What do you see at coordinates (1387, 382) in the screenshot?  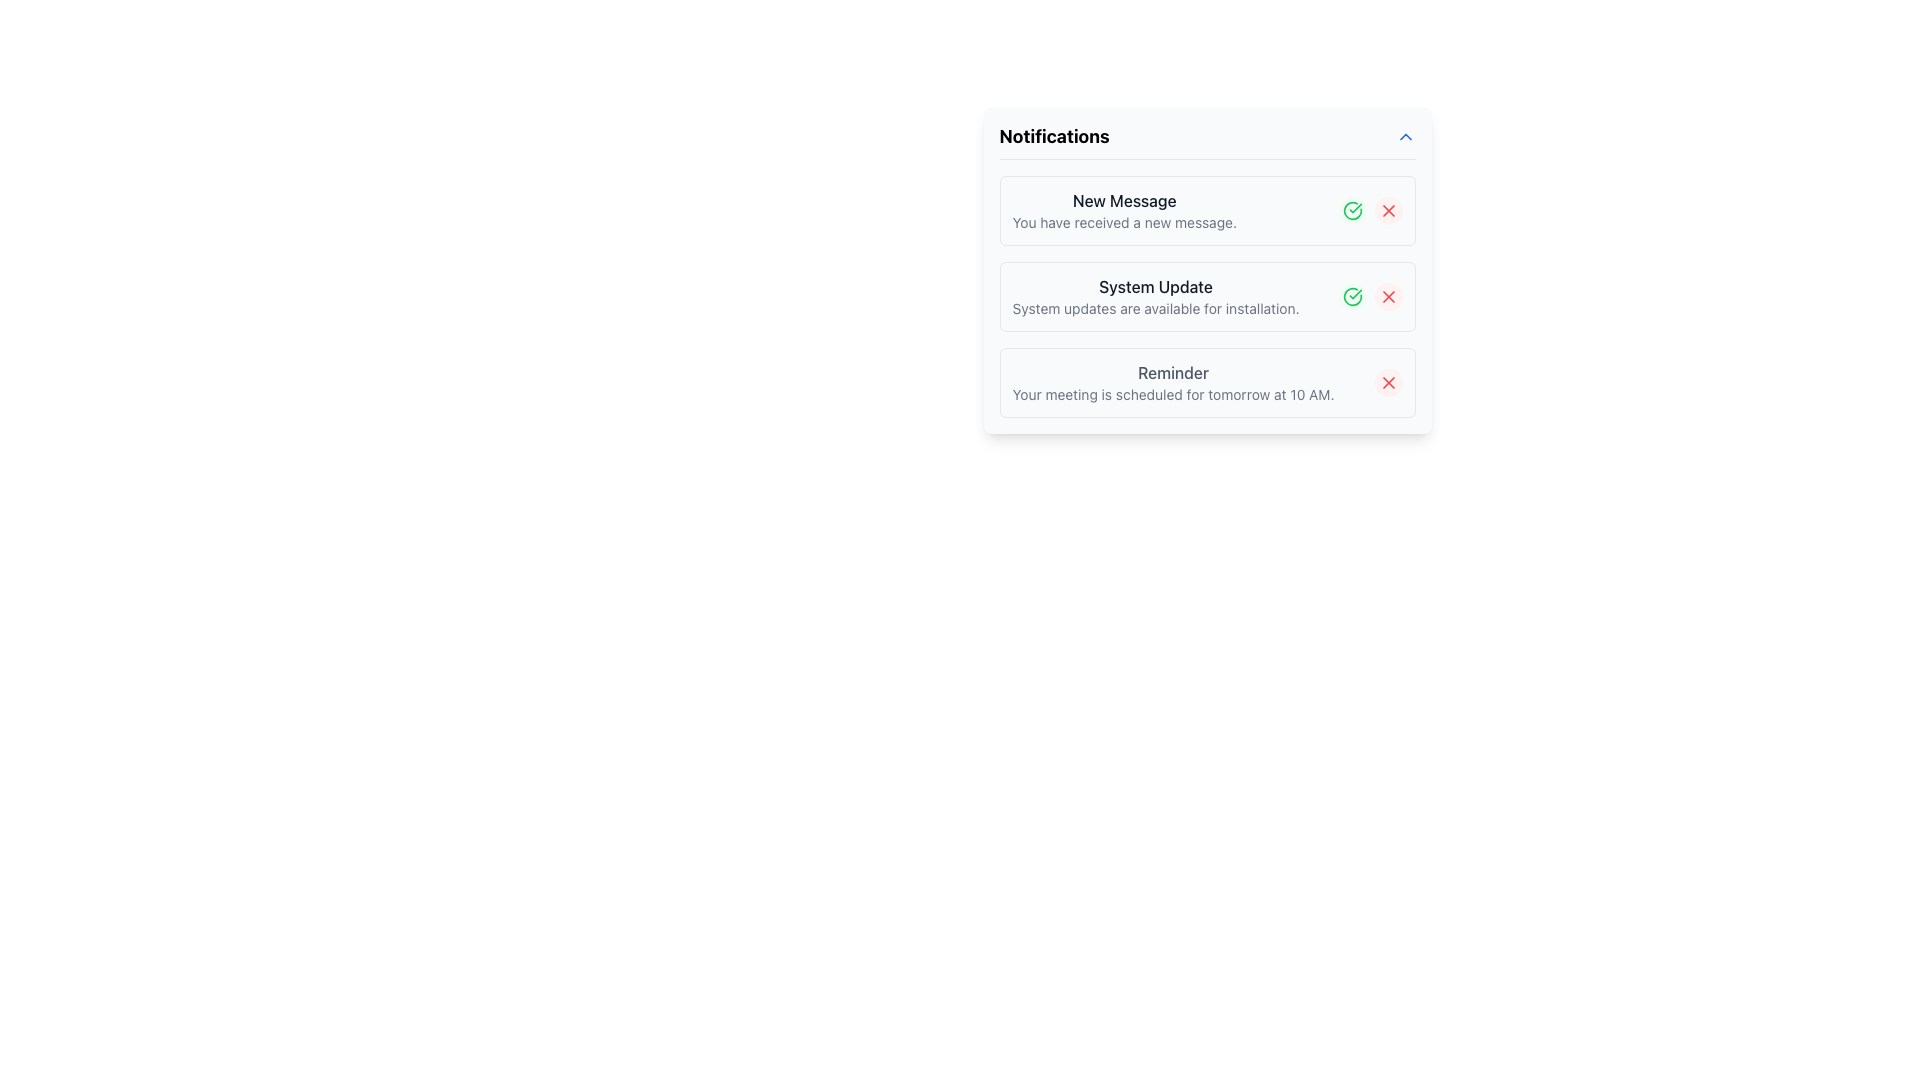 I see `the red cross icon button in the third notification item titled 'Reminder'` at bounding box center [1387, 382].